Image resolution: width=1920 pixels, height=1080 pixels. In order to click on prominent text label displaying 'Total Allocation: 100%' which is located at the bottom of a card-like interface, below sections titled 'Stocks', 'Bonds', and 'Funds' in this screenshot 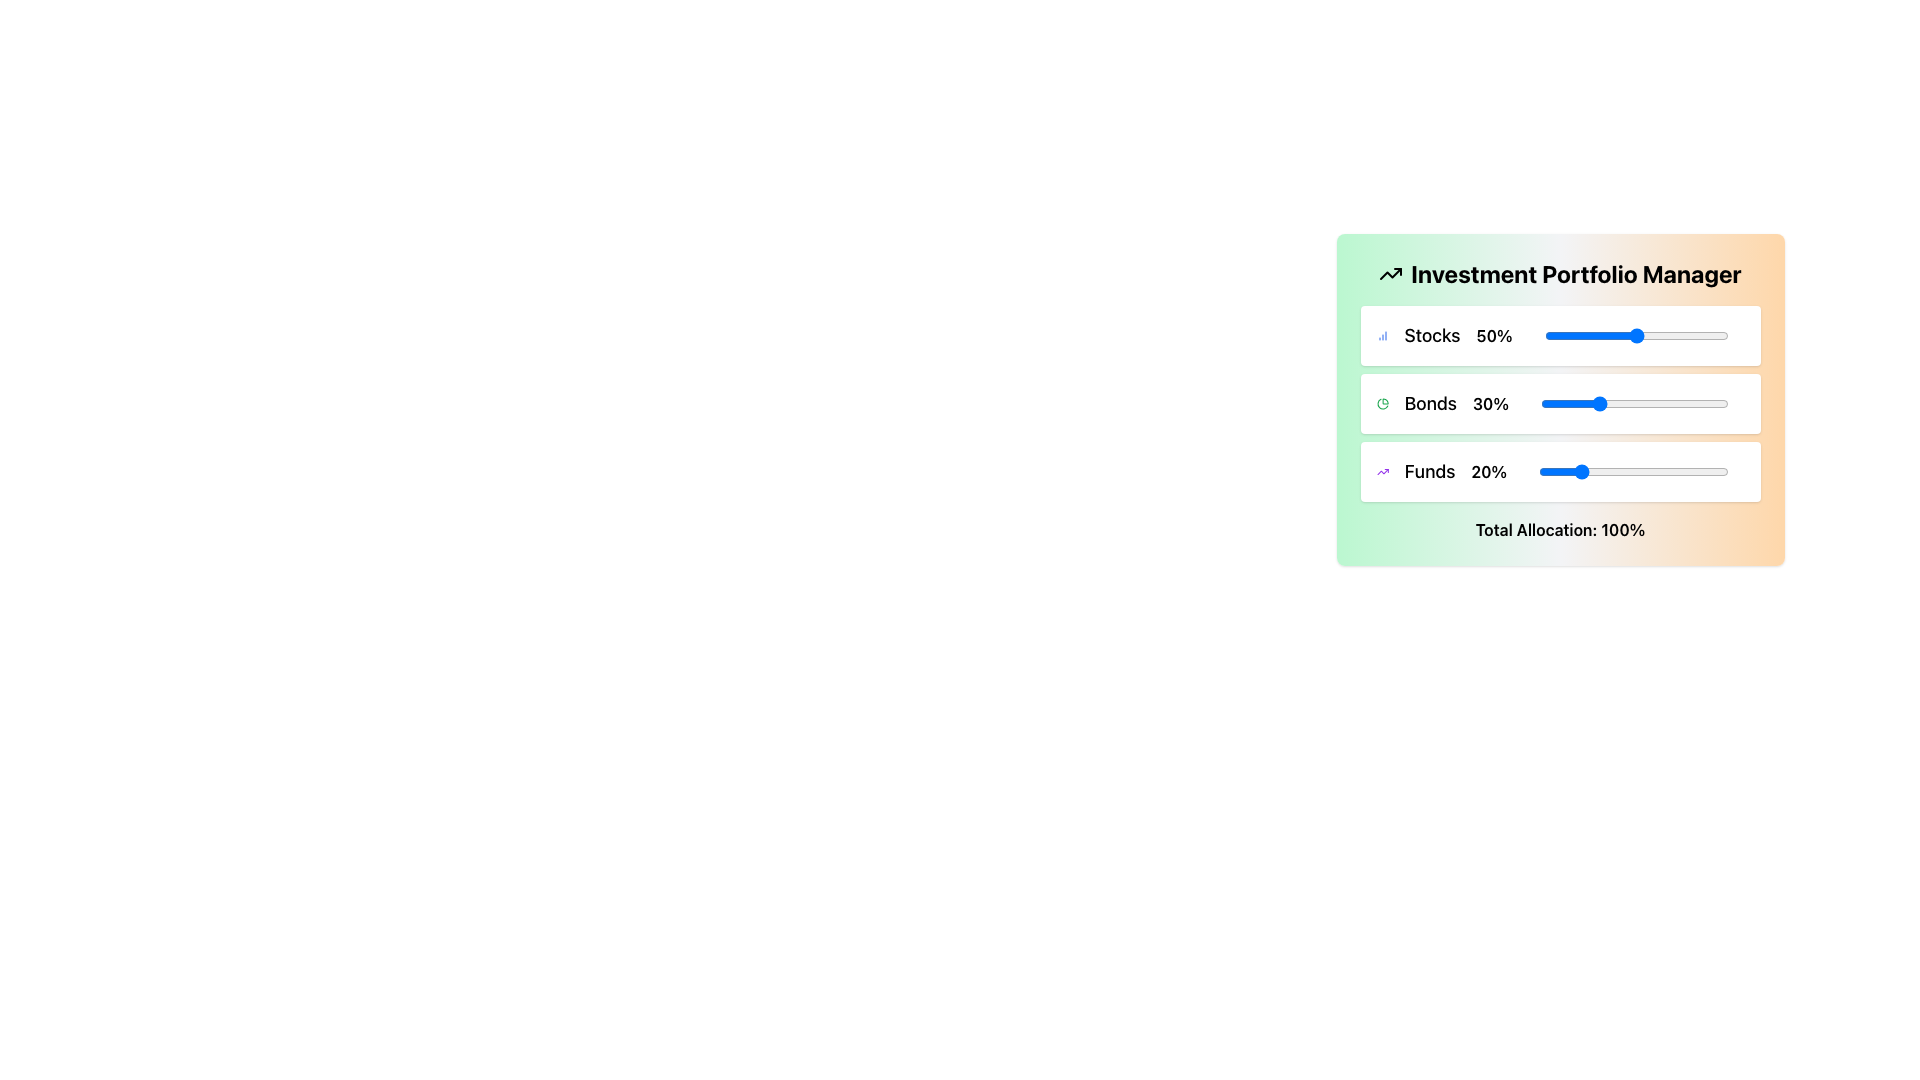, I will do `click(1559, 528)`.